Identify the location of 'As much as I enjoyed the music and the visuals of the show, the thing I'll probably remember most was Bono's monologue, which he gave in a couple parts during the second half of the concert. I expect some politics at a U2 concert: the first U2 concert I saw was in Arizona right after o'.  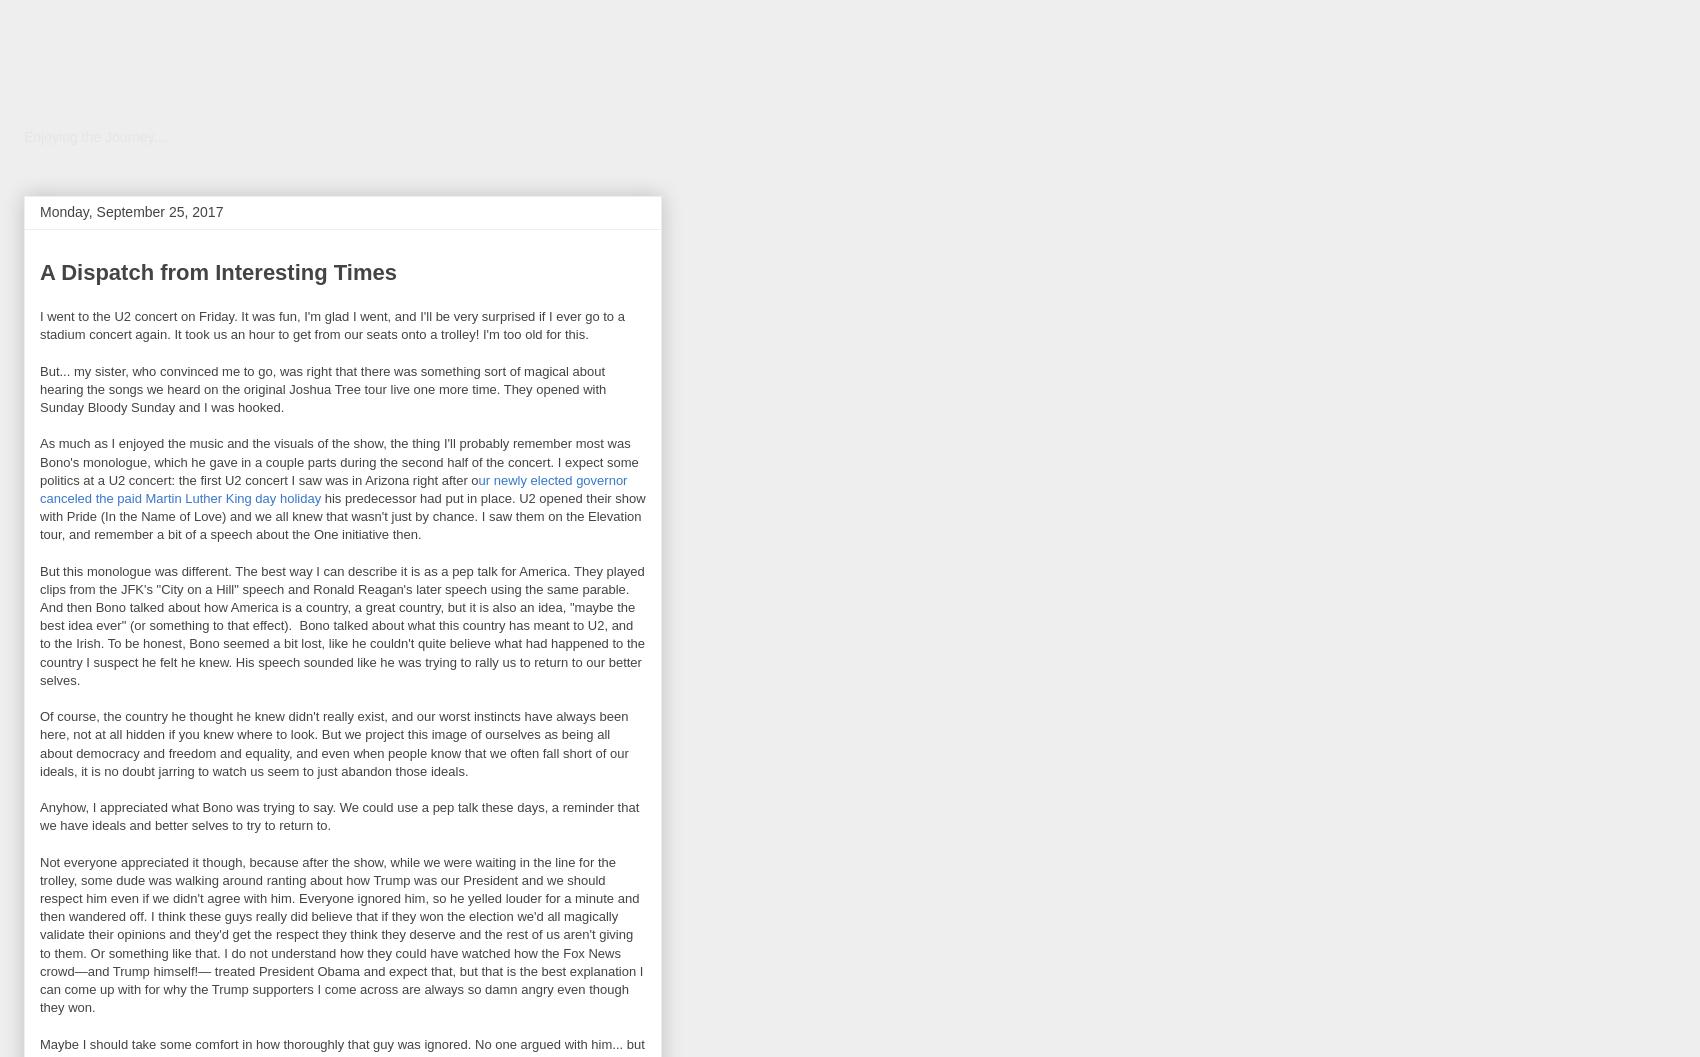
(337, 461).